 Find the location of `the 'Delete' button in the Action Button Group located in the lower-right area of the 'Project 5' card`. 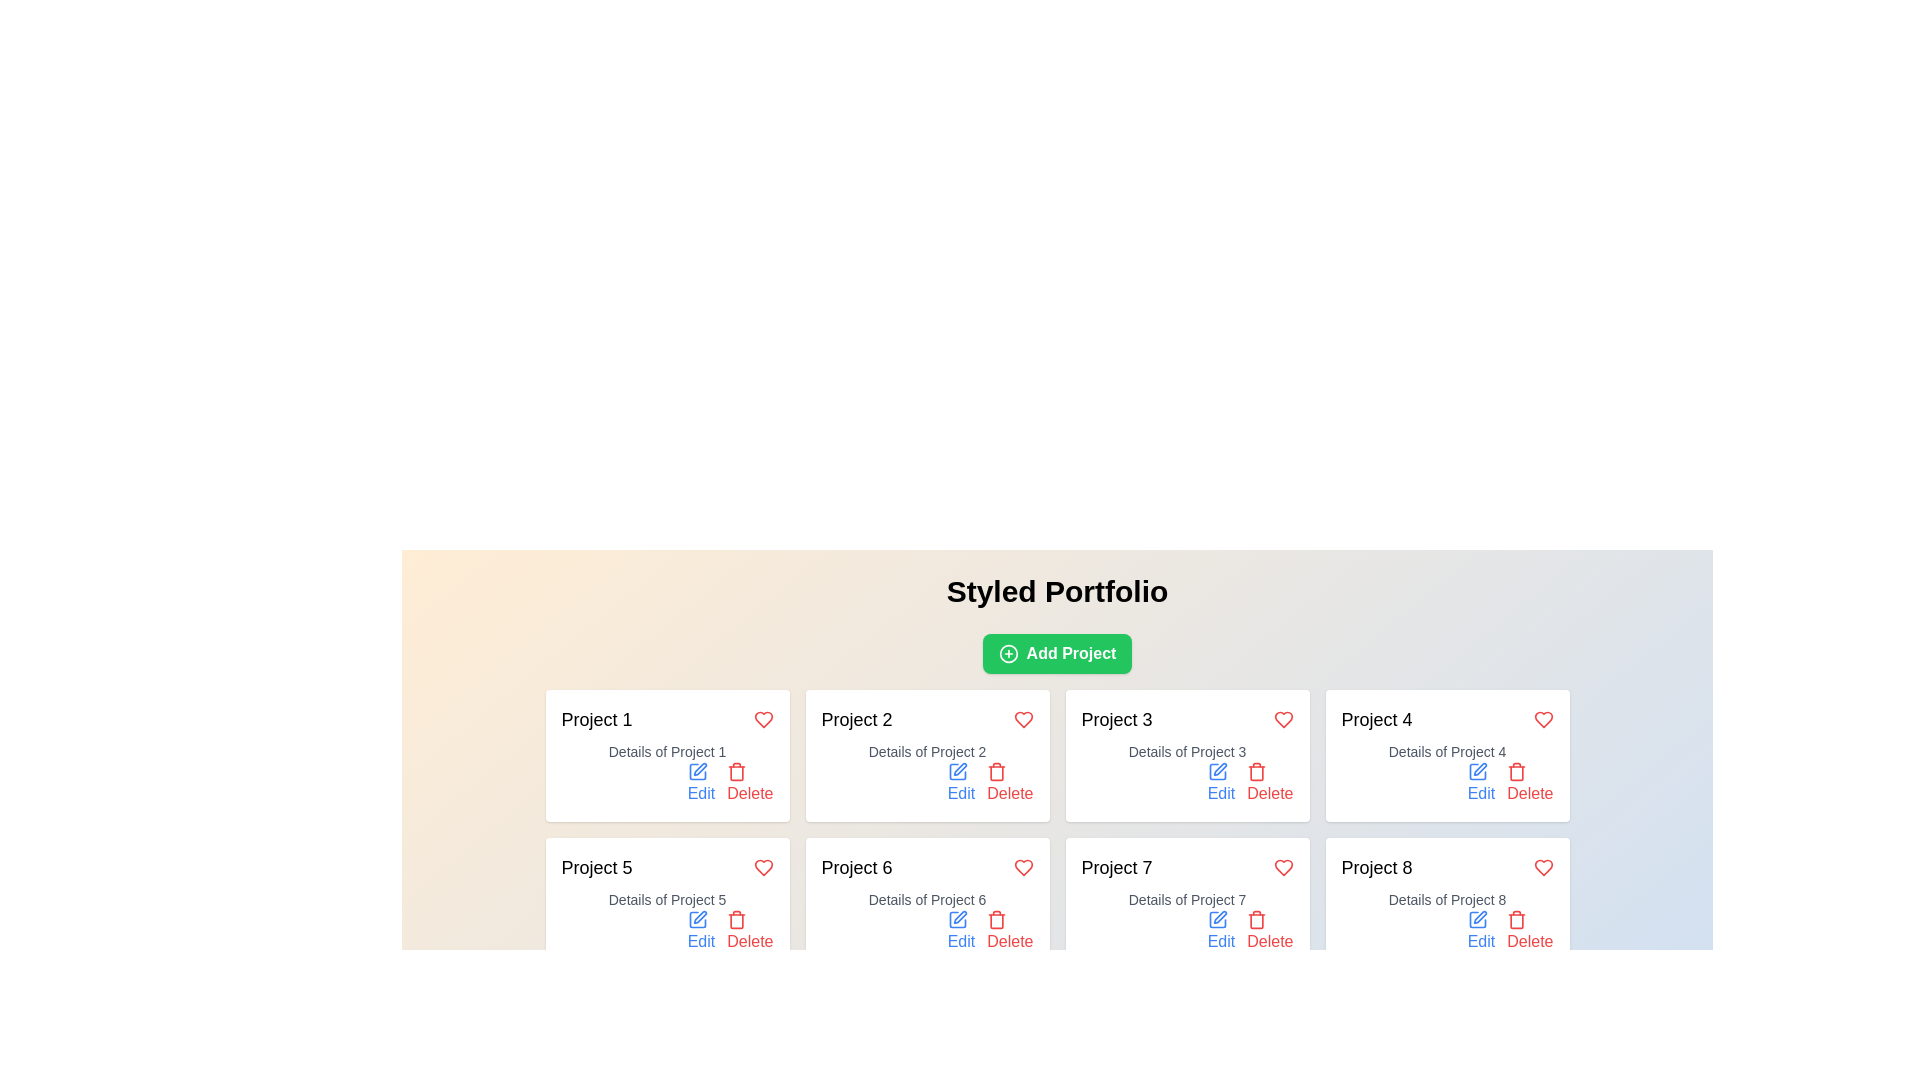

the 'Delete' button in the Action Button Group located in the lower-right area of the 'Project 5' card is located at coordinates (667, 932).